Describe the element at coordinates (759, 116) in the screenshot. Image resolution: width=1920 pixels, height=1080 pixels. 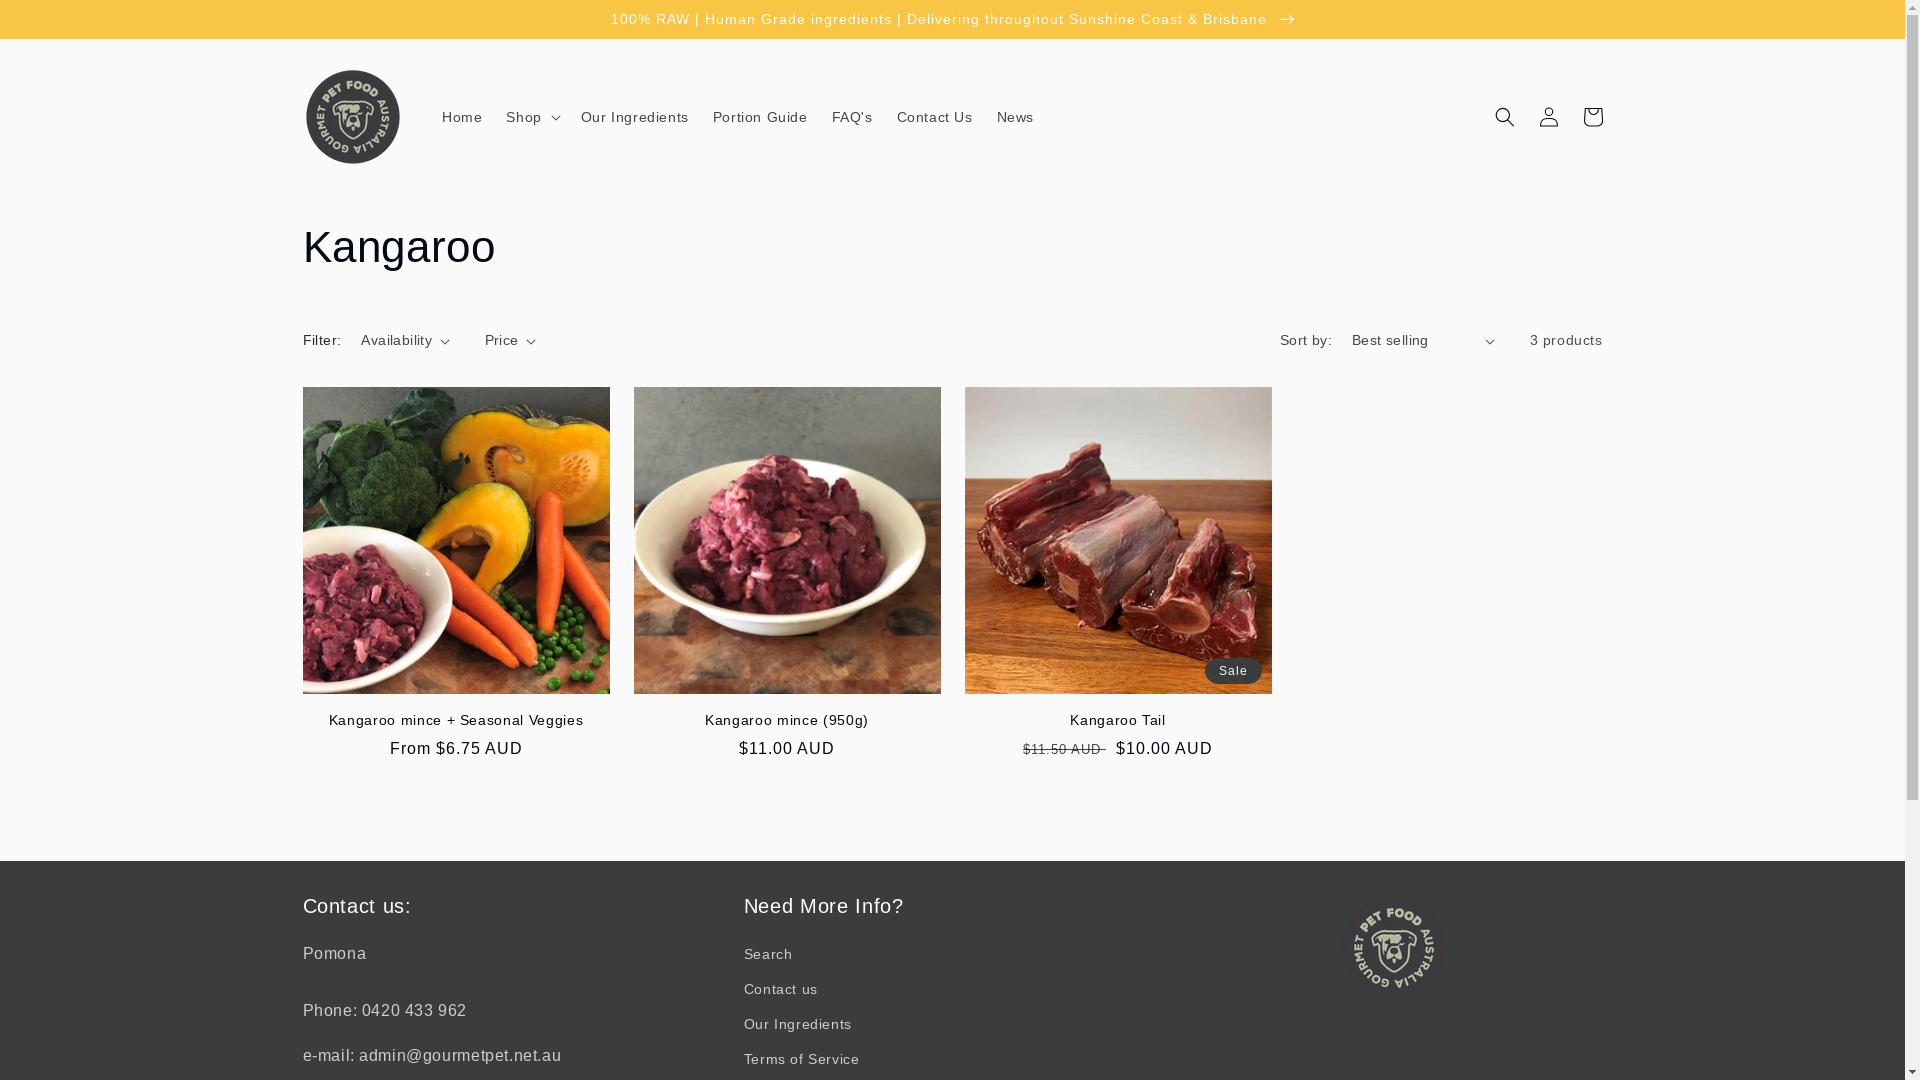
I see `'Portion Guide'` at that location.